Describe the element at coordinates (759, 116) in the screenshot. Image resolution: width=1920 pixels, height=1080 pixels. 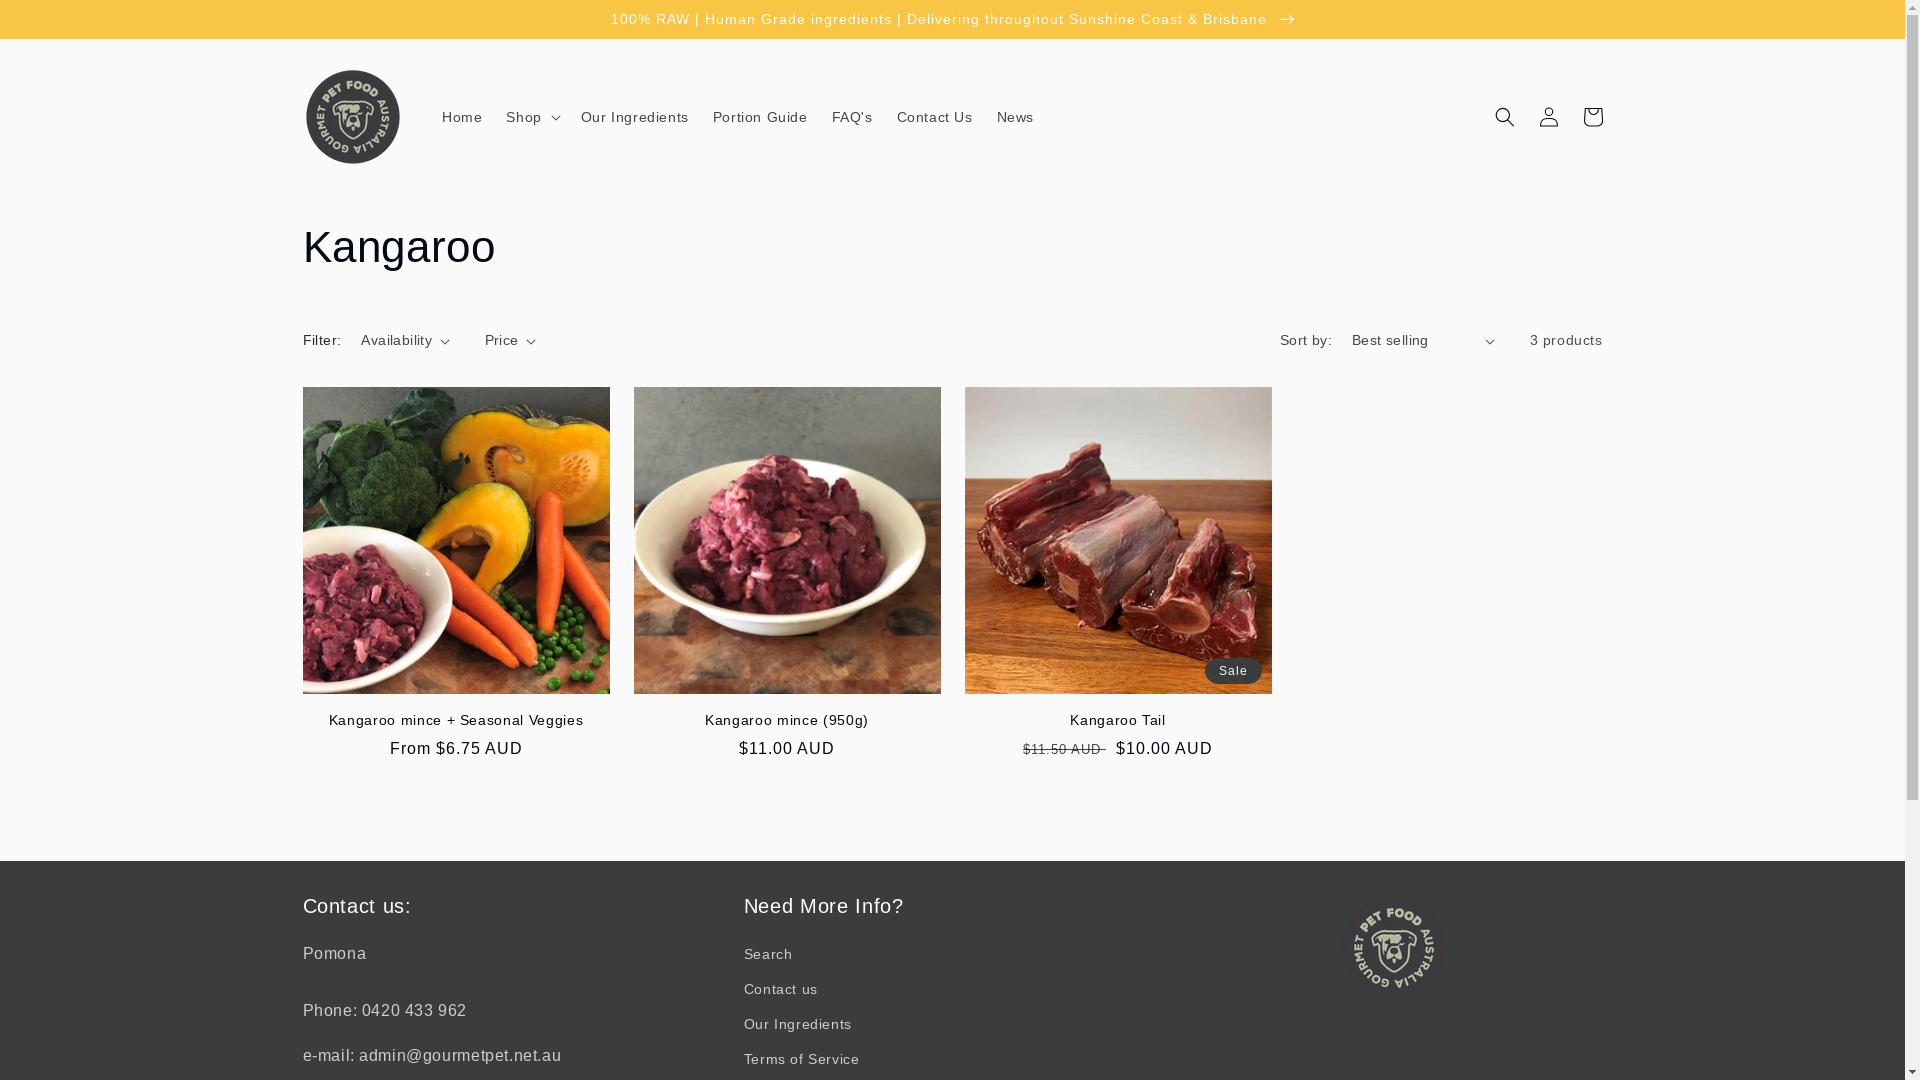
I see `'Portion Guide'` at that location.